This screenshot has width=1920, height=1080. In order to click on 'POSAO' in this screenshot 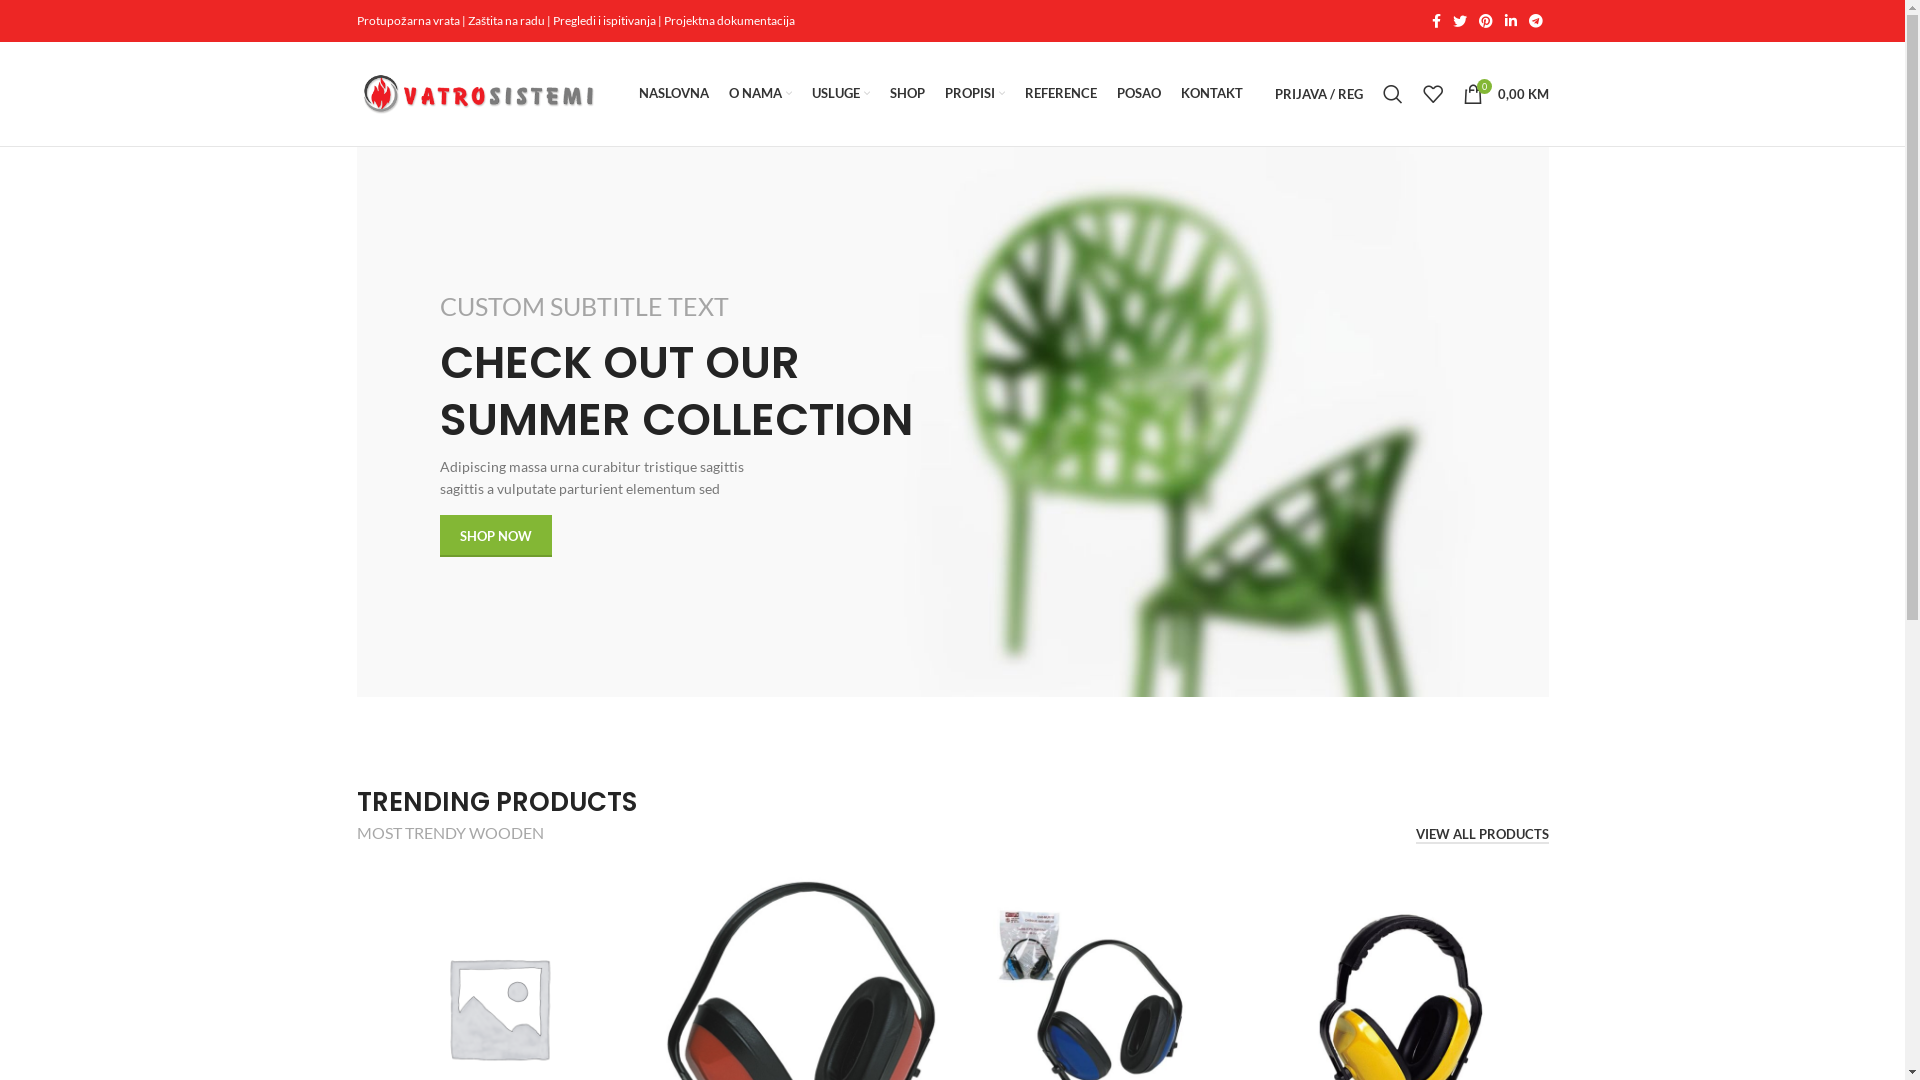, I will do `click(1115, 93)`.